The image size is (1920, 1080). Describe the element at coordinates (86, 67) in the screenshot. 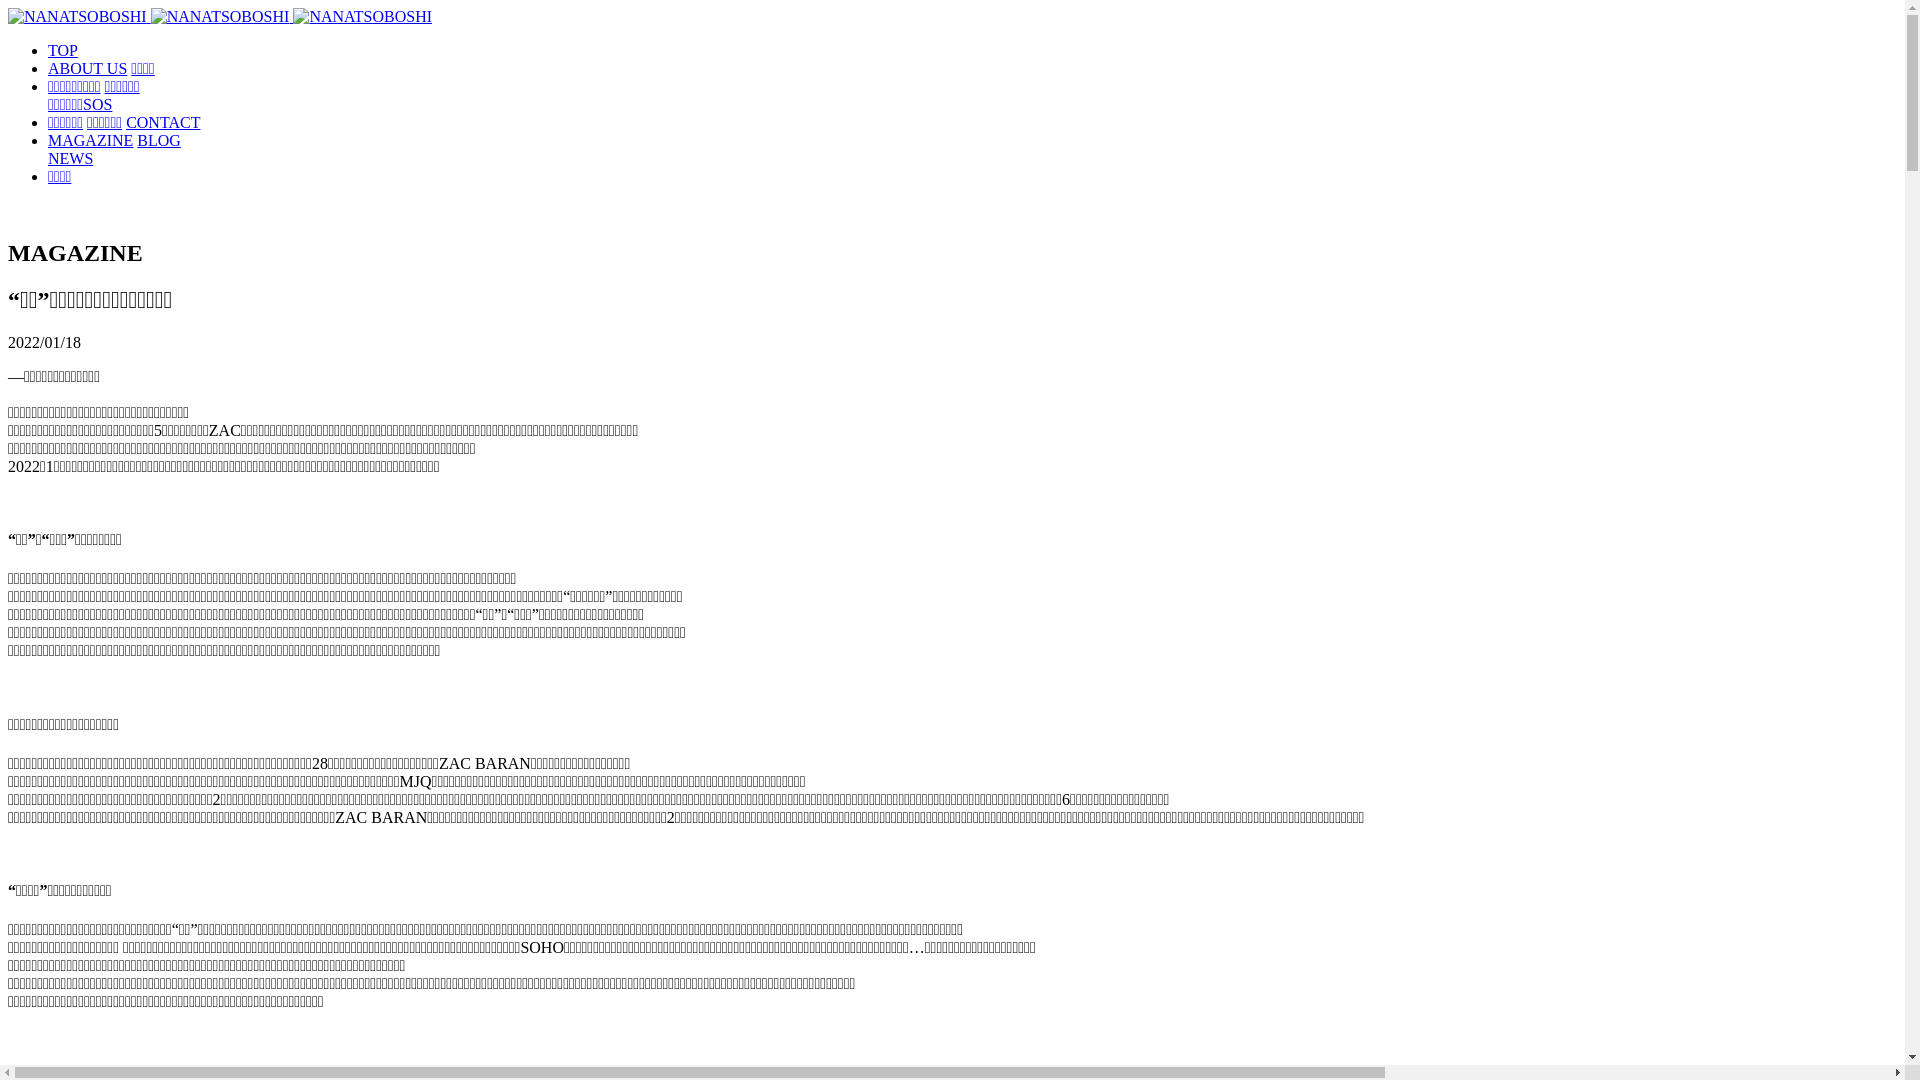

I see `'ABOUT US'` at that location.